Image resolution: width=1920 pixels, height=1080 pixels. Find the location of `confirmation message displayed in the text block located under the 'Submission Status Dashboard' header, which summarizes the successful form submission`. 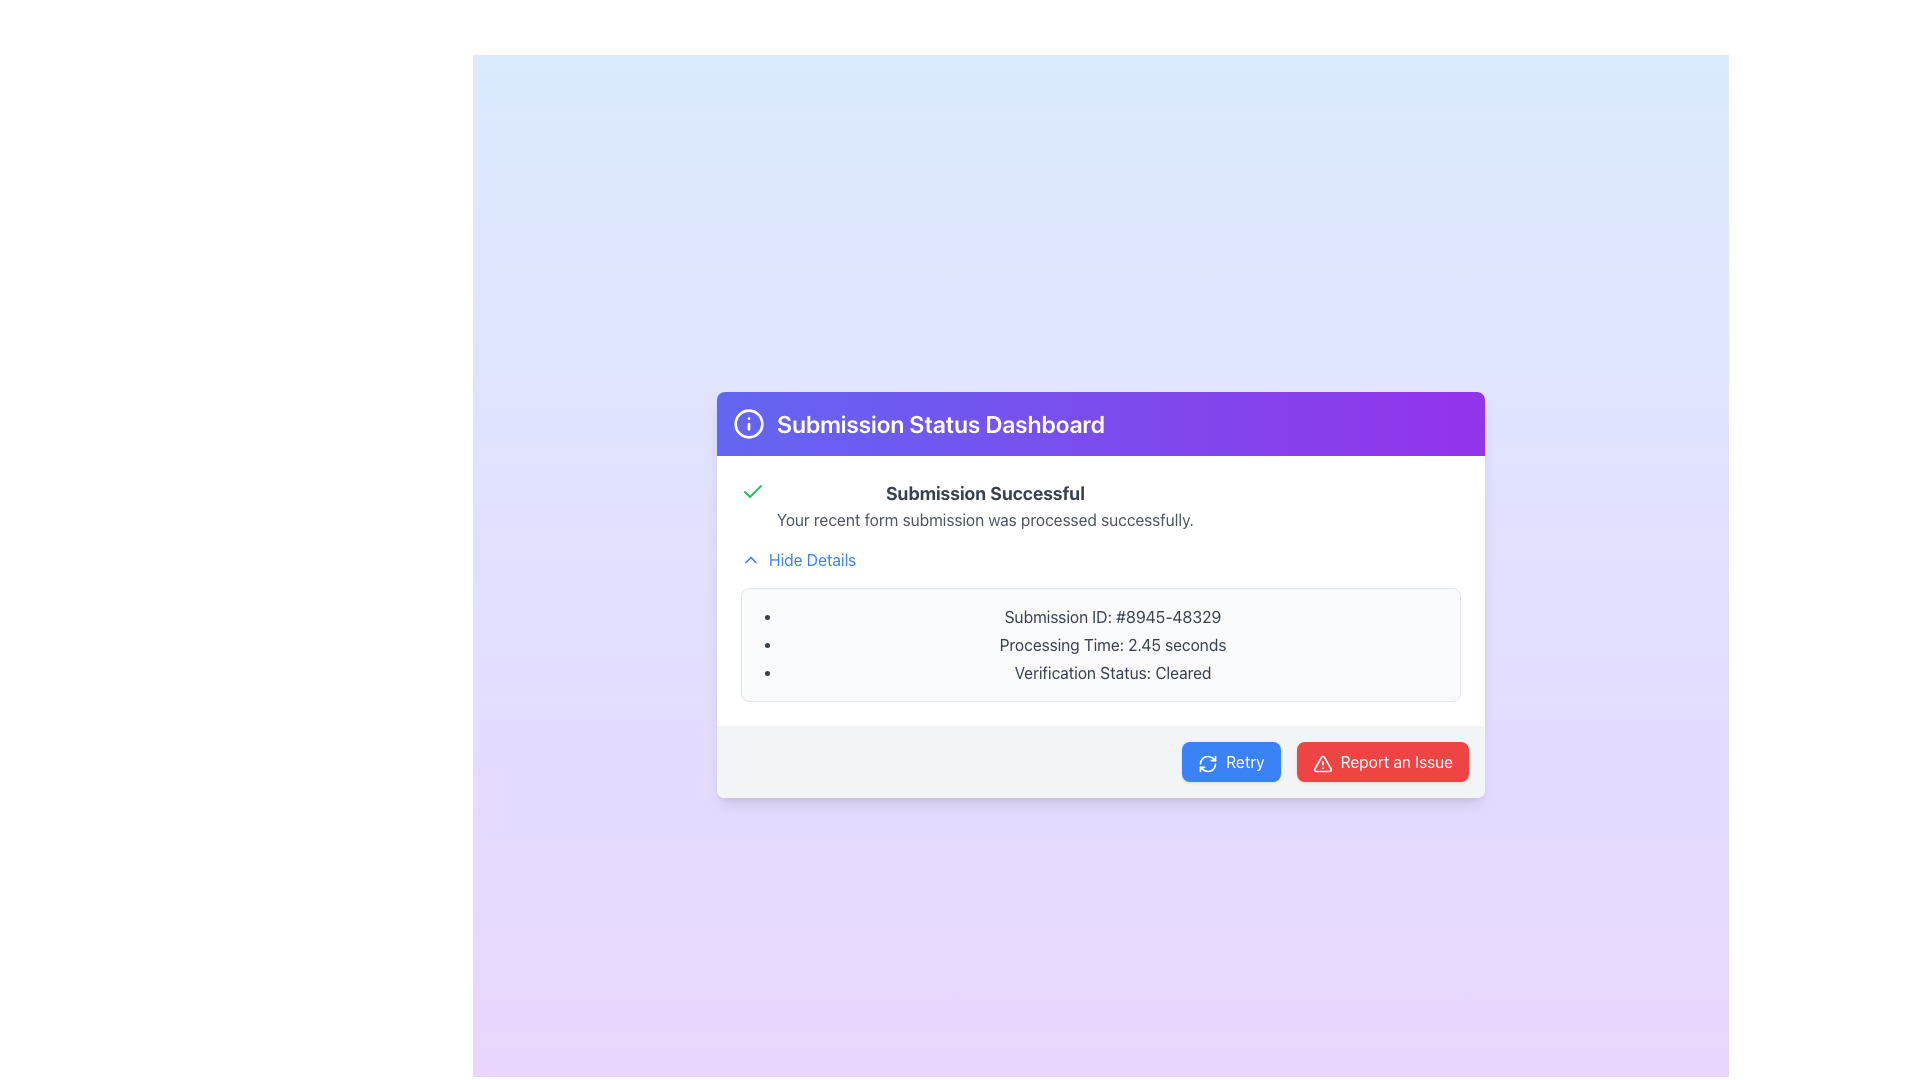

confirmation message displayed in the text block located under the 'Submission Status Dashboard' header, which summarizes the successful form submission is located at coordinates (985, 504).